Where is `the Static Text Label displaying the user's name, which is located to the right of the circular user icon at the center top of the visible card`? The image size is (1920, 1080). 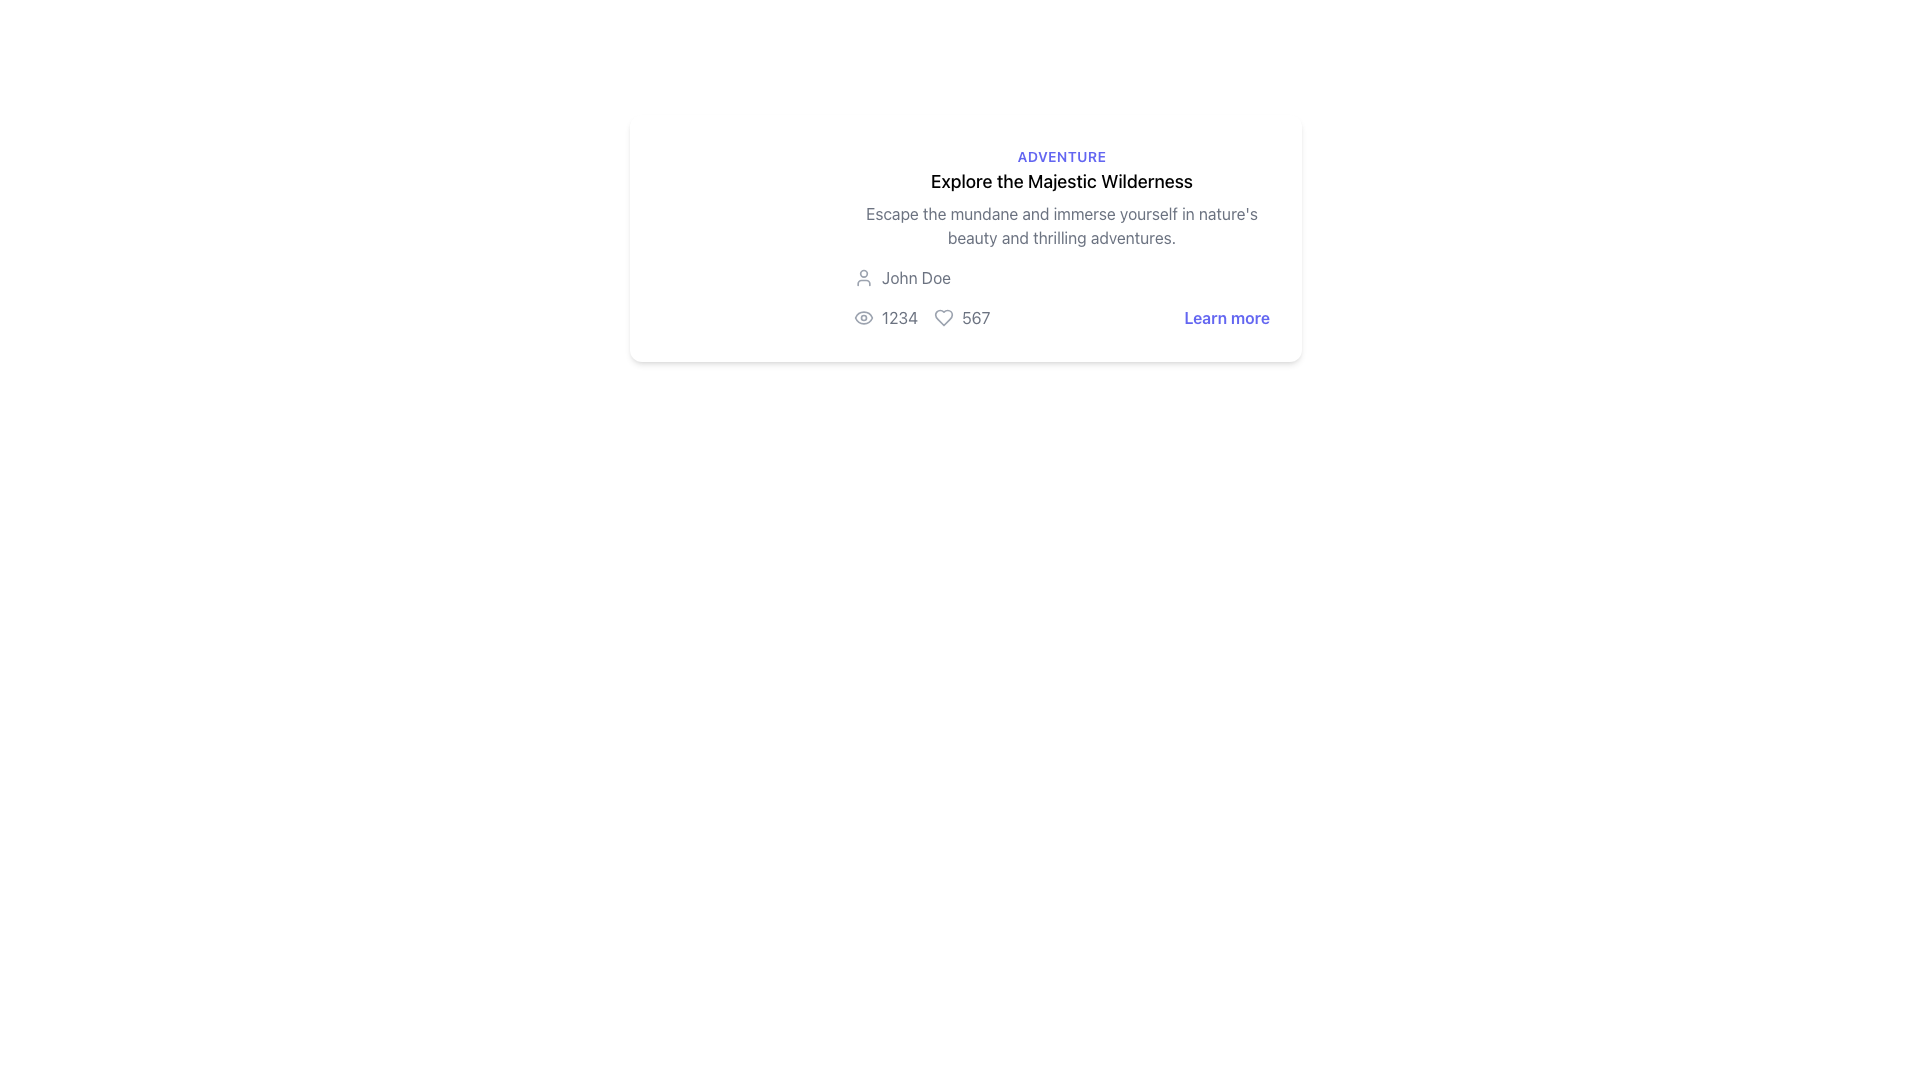 the Static Text Label displaying the user's name, which is located to the right of the circular user icon at the center top of the visible card is located at coordinates (915, 277).